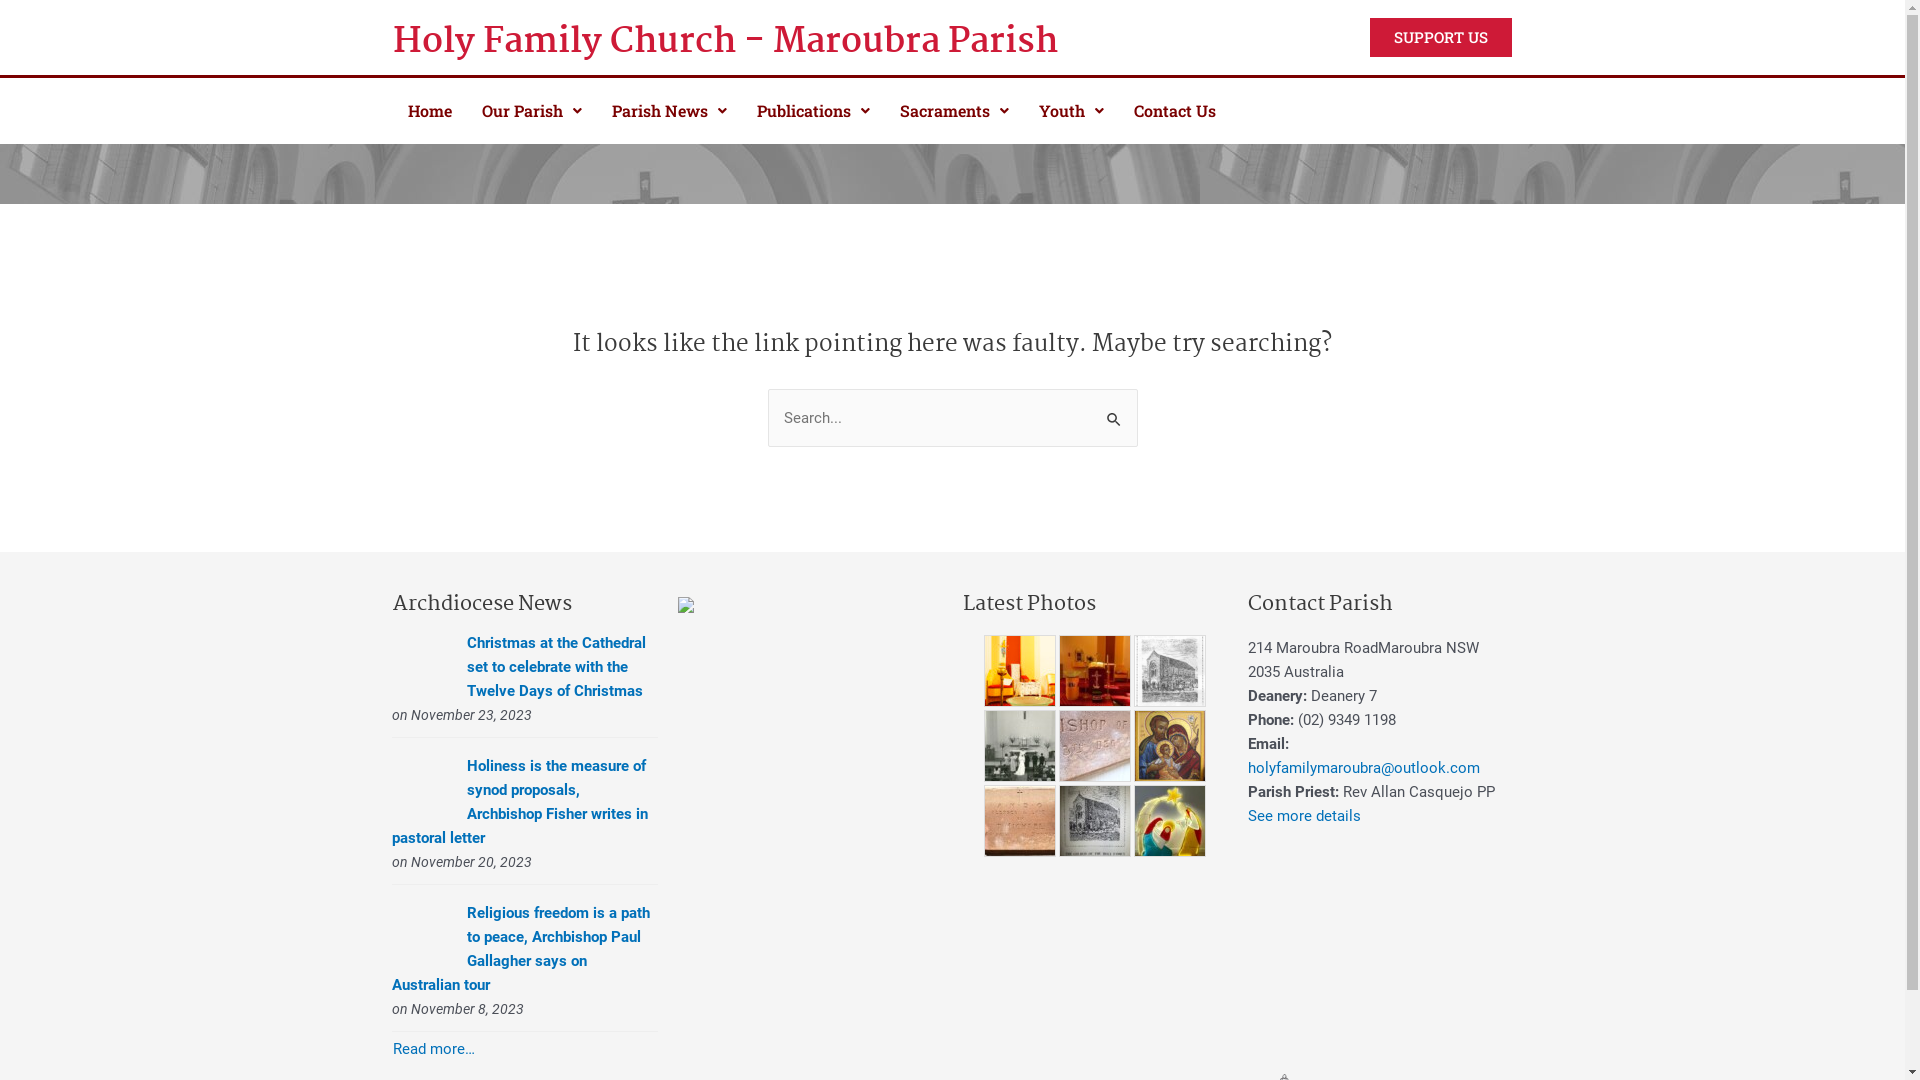  I want to click on 'Home', so click(427, 111).